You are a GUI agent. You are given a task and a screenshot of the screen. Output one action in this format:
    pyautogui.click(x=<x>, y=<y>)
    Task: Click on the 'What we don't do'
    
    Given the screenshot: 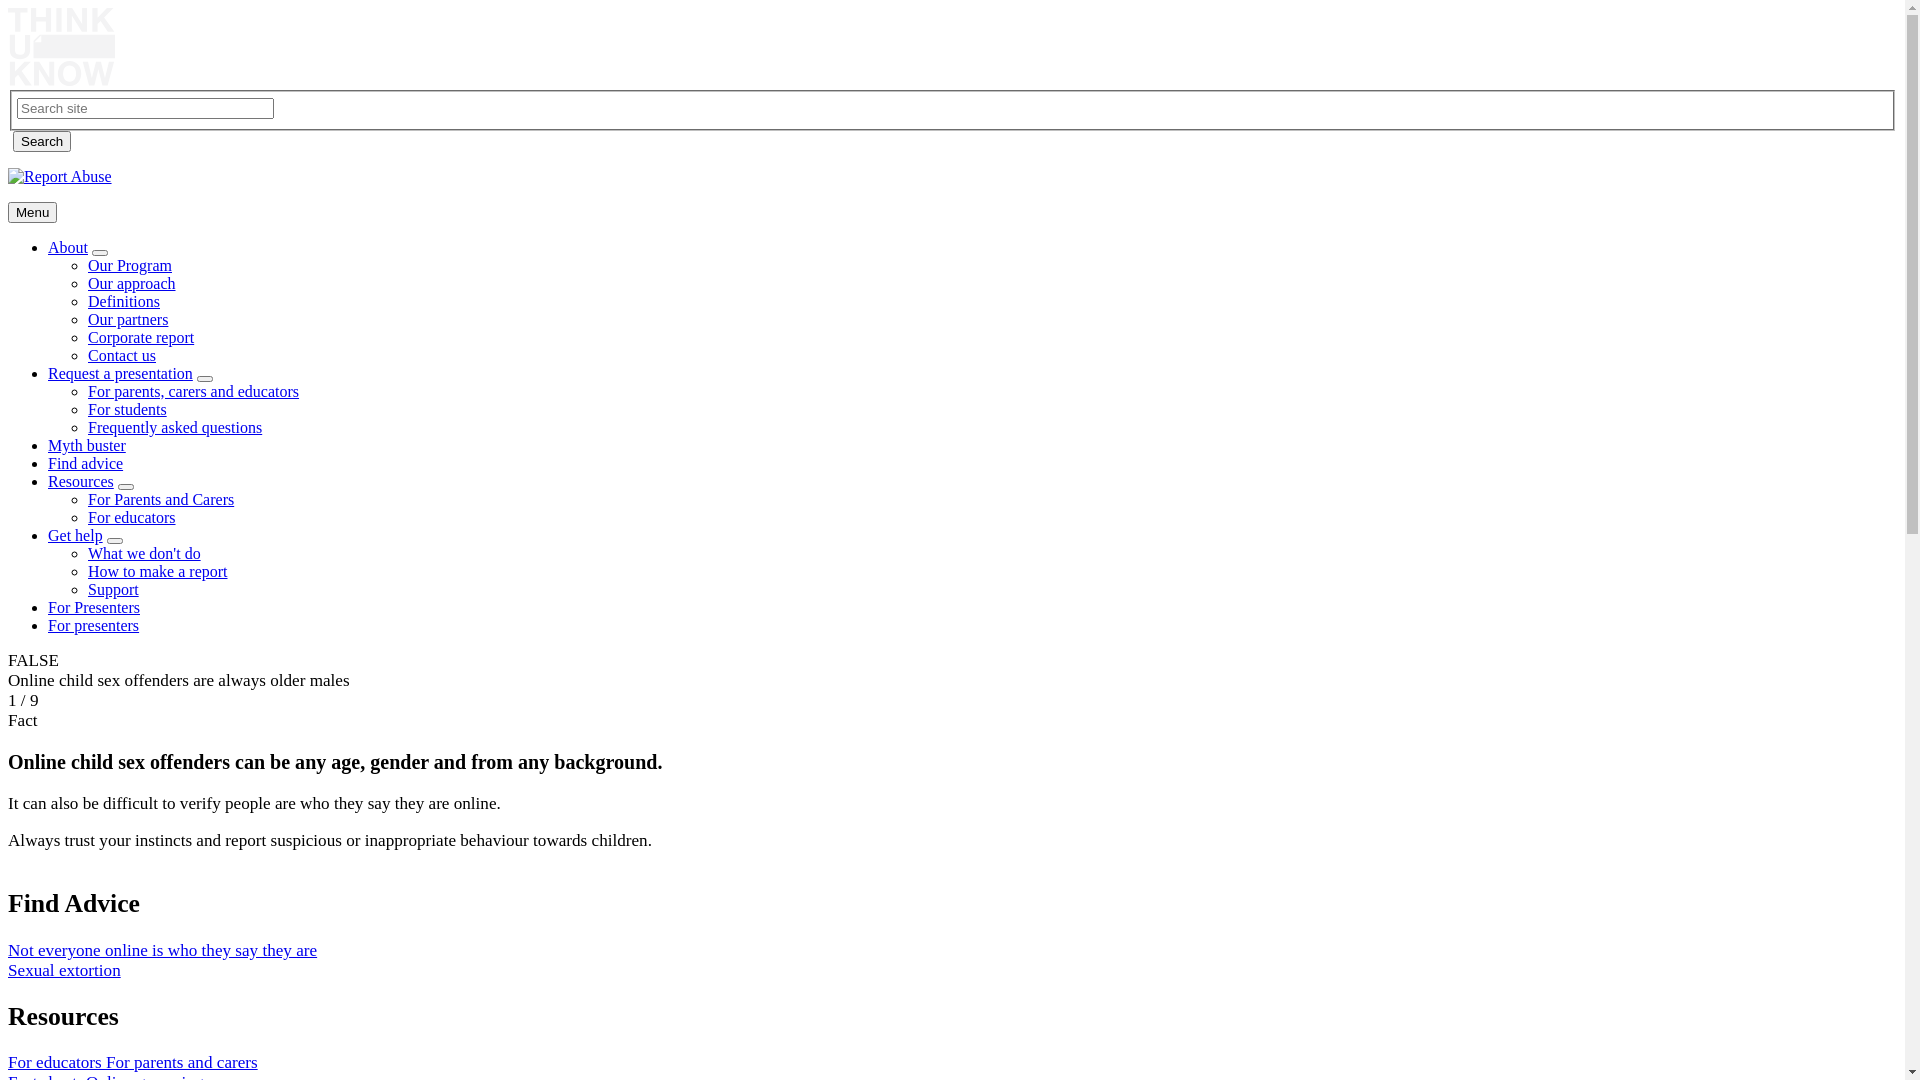 What is the action you would take?
    pyautogui.click(x=143, y=553)
    